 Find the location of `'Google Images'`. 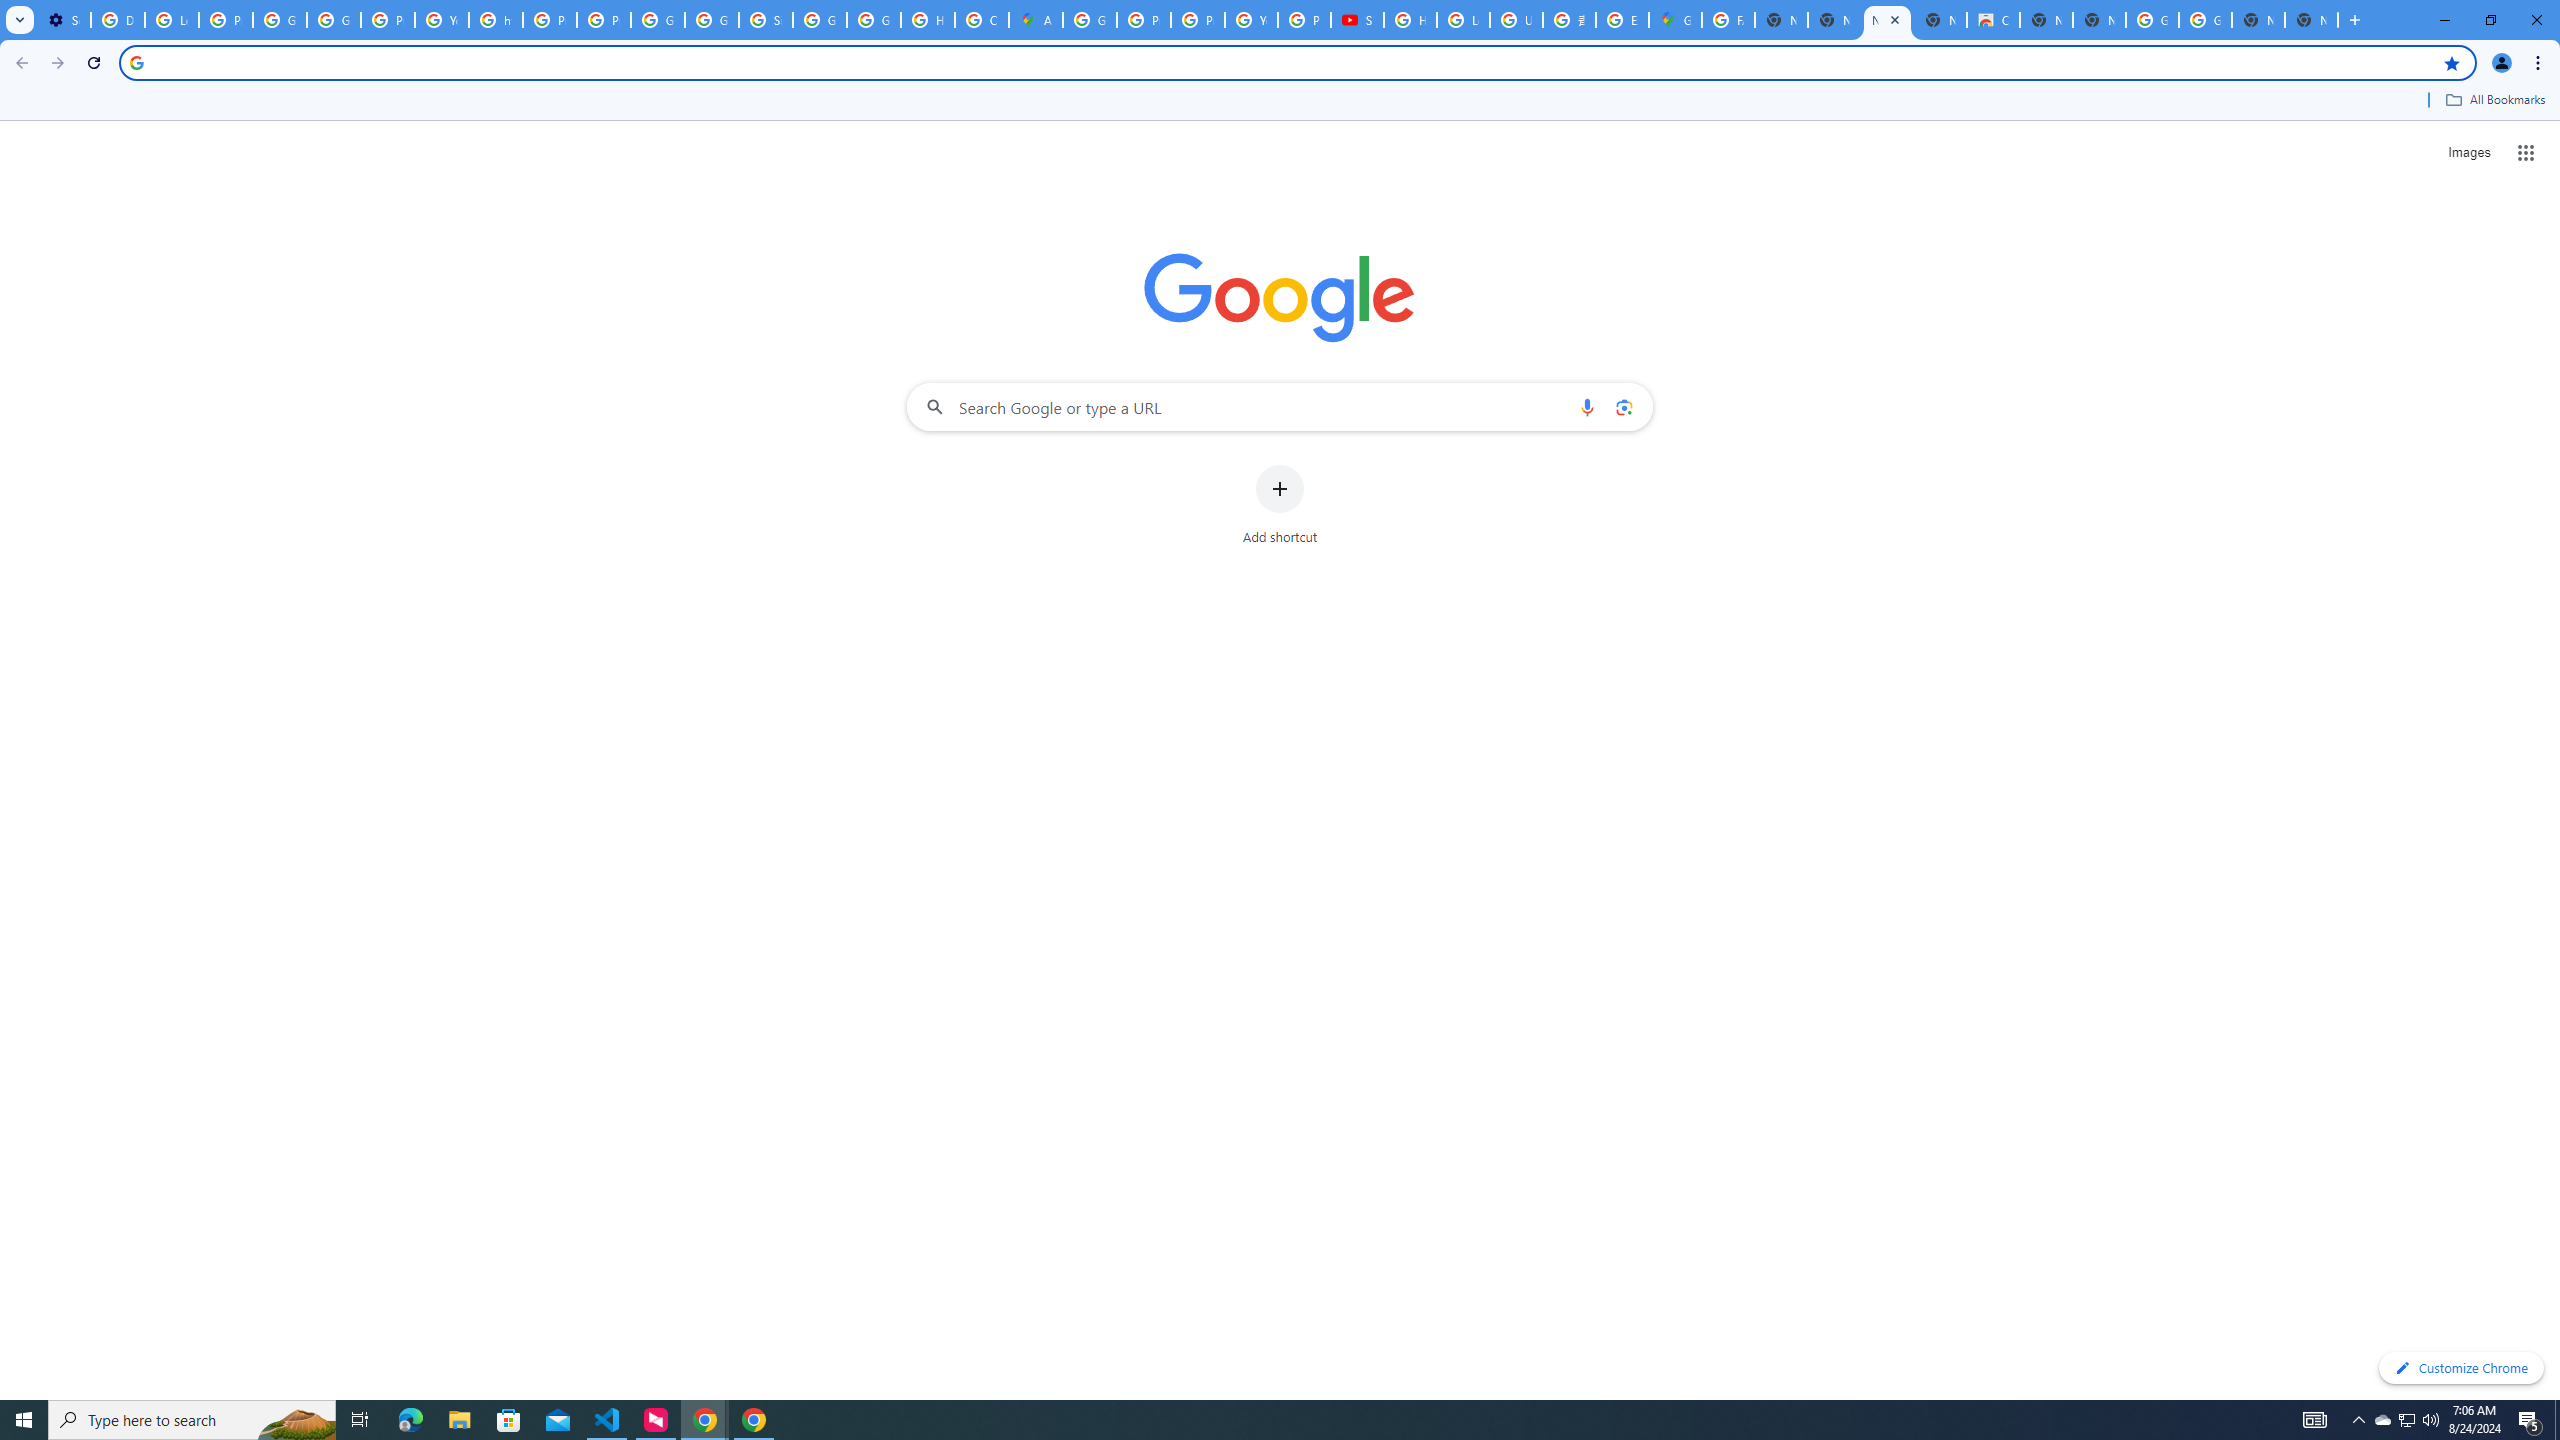

'Google Images' is located at coordinates (2152, 19).